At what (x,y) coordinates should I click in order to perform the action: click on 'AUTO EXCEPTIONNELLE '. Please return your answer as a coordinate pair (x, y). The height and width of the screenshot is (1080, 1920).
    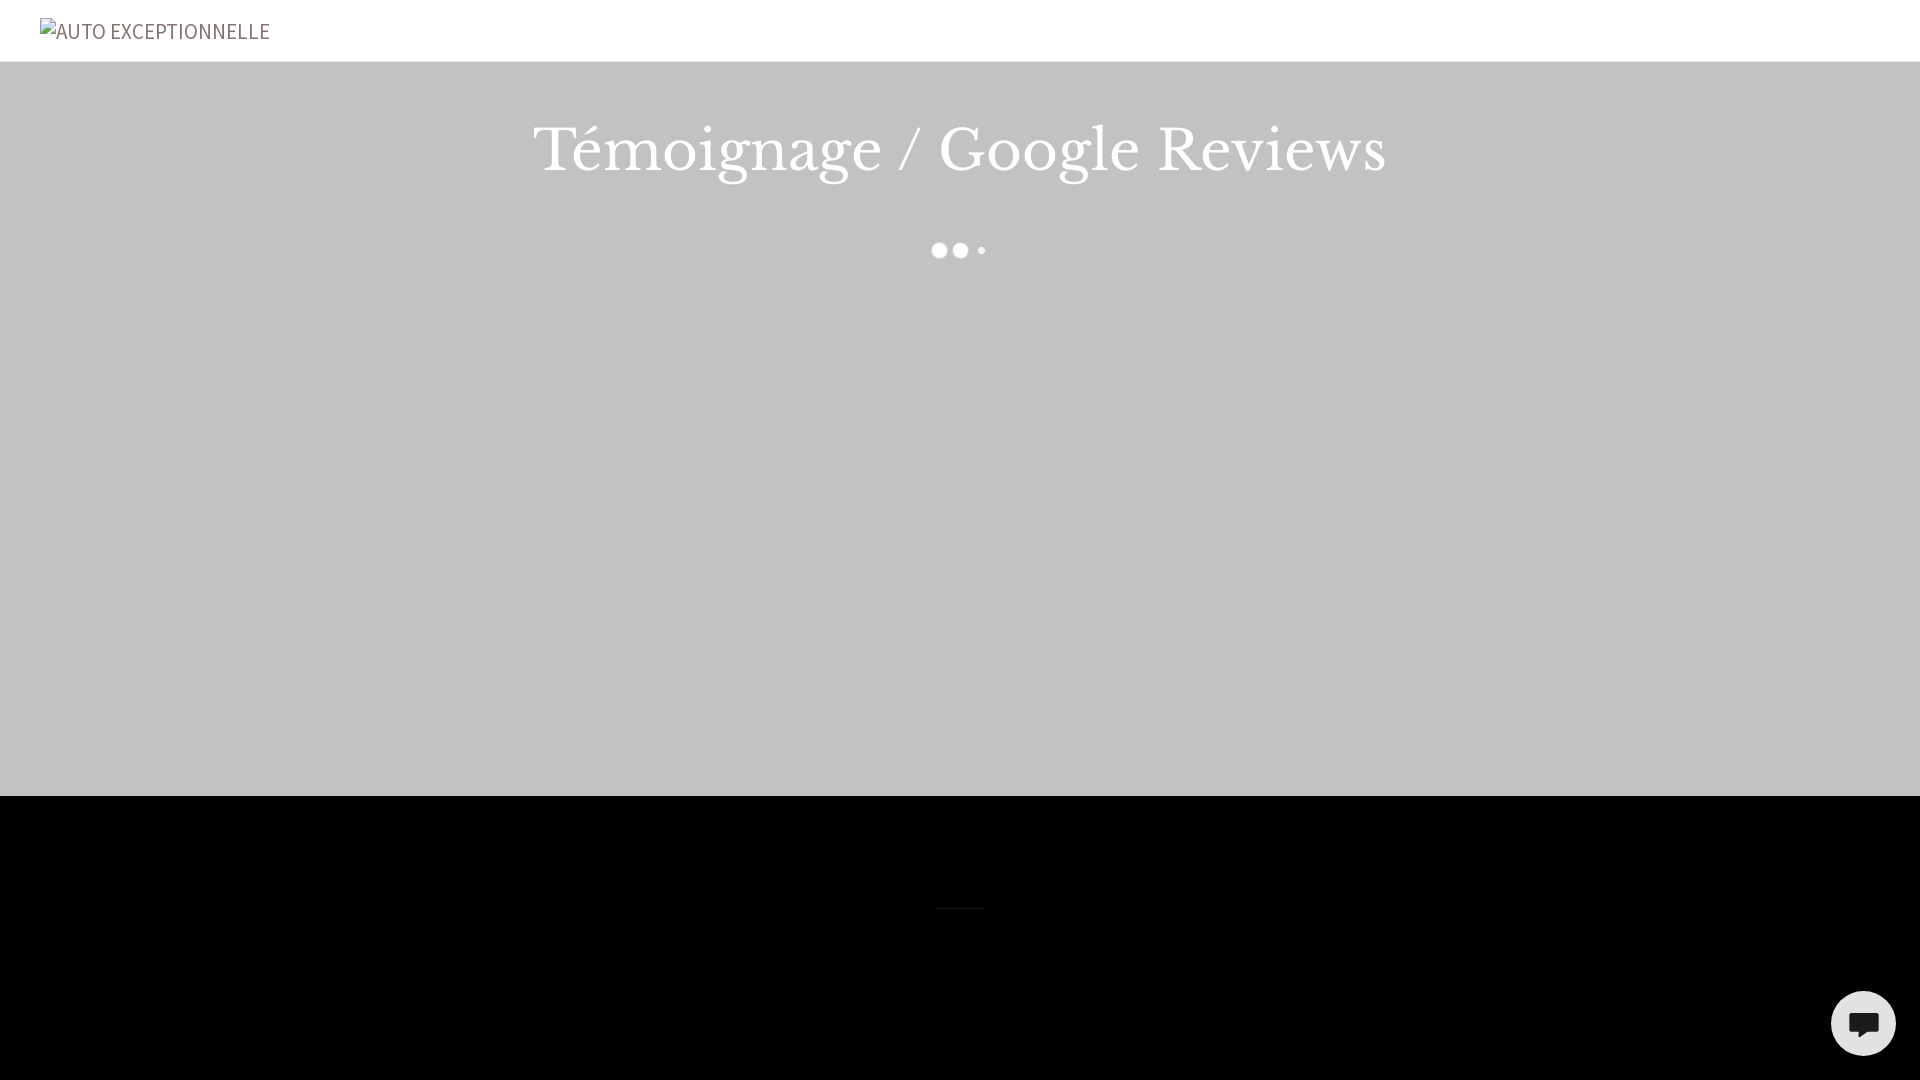
    Looking at the image, I should click on (153, 29).